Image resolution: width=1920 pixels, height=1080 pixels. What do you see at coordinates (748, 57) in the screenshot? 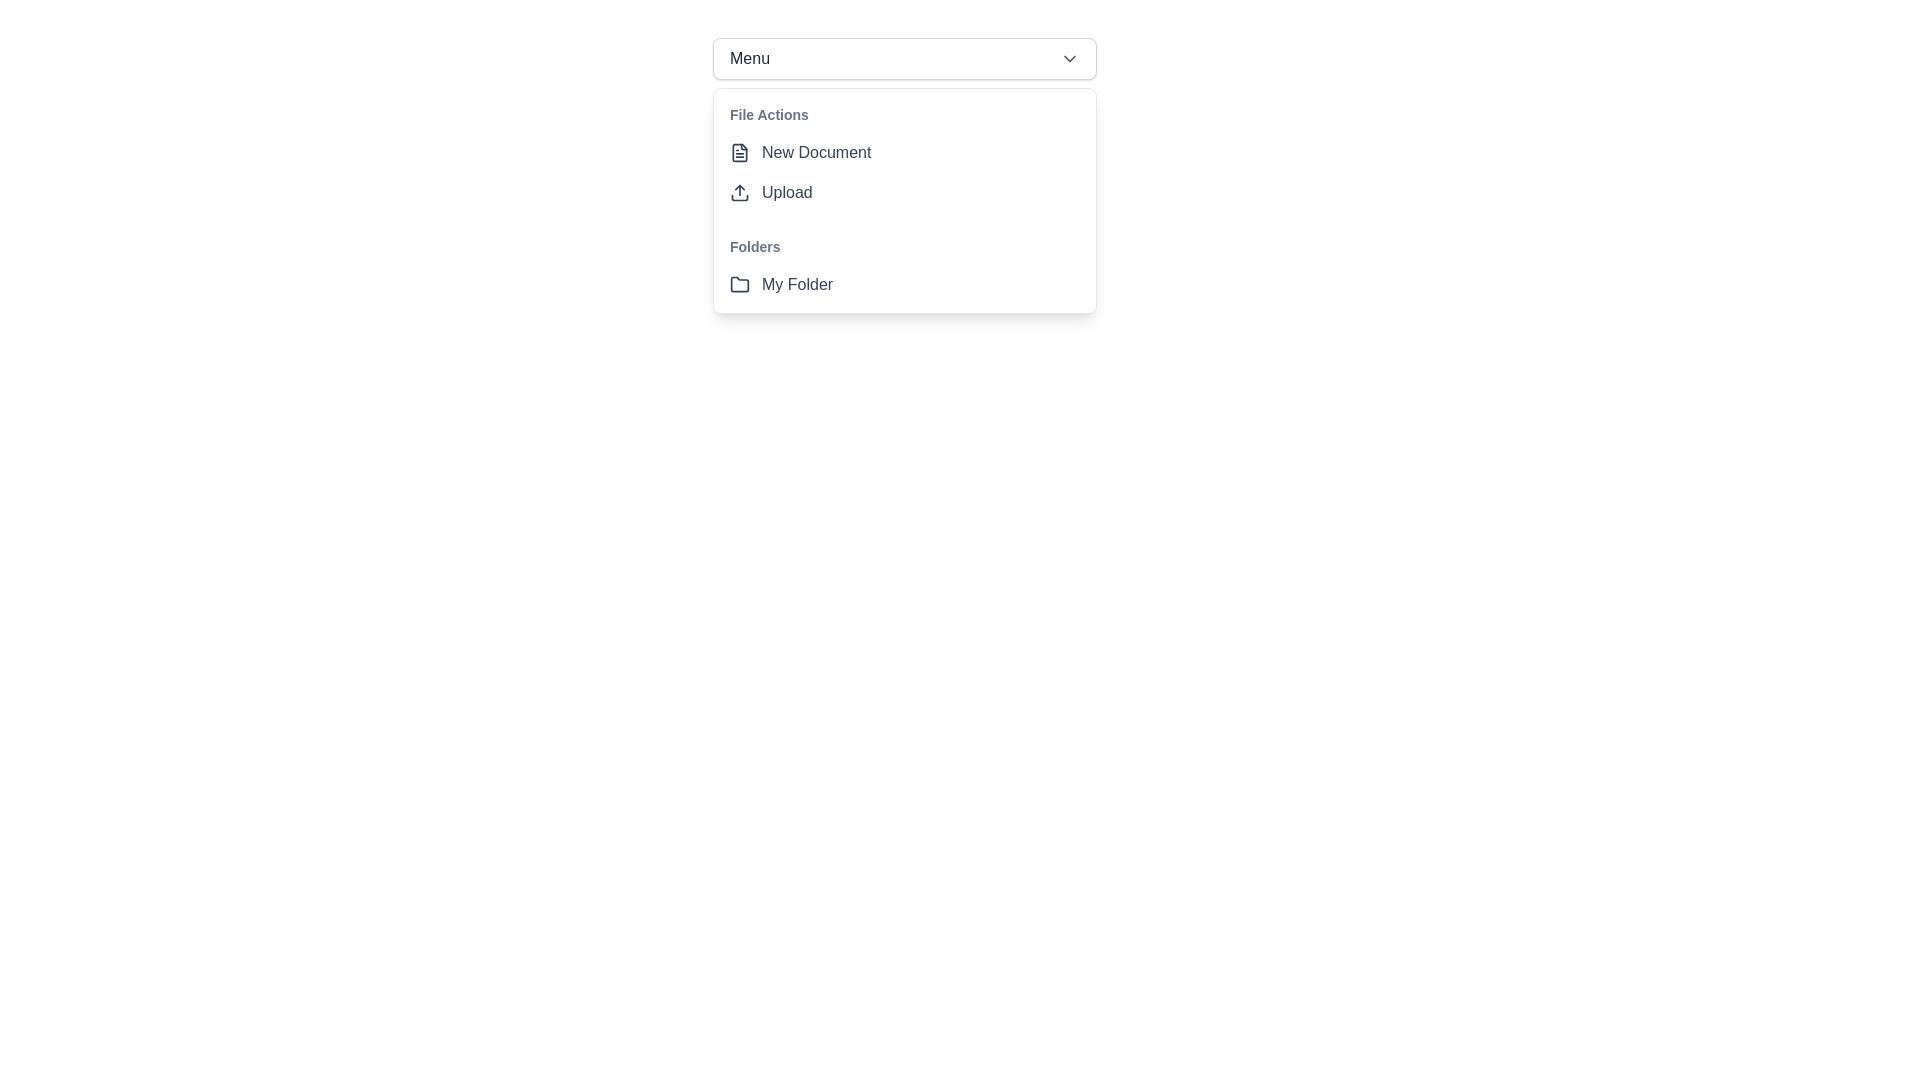
I see `displayed text 'Menu' from the Text label located at the leftmost part of the dropdown menu header, positioned to the immediate left of a downward-pointing arrow icon` at bounding box center [748, 57].